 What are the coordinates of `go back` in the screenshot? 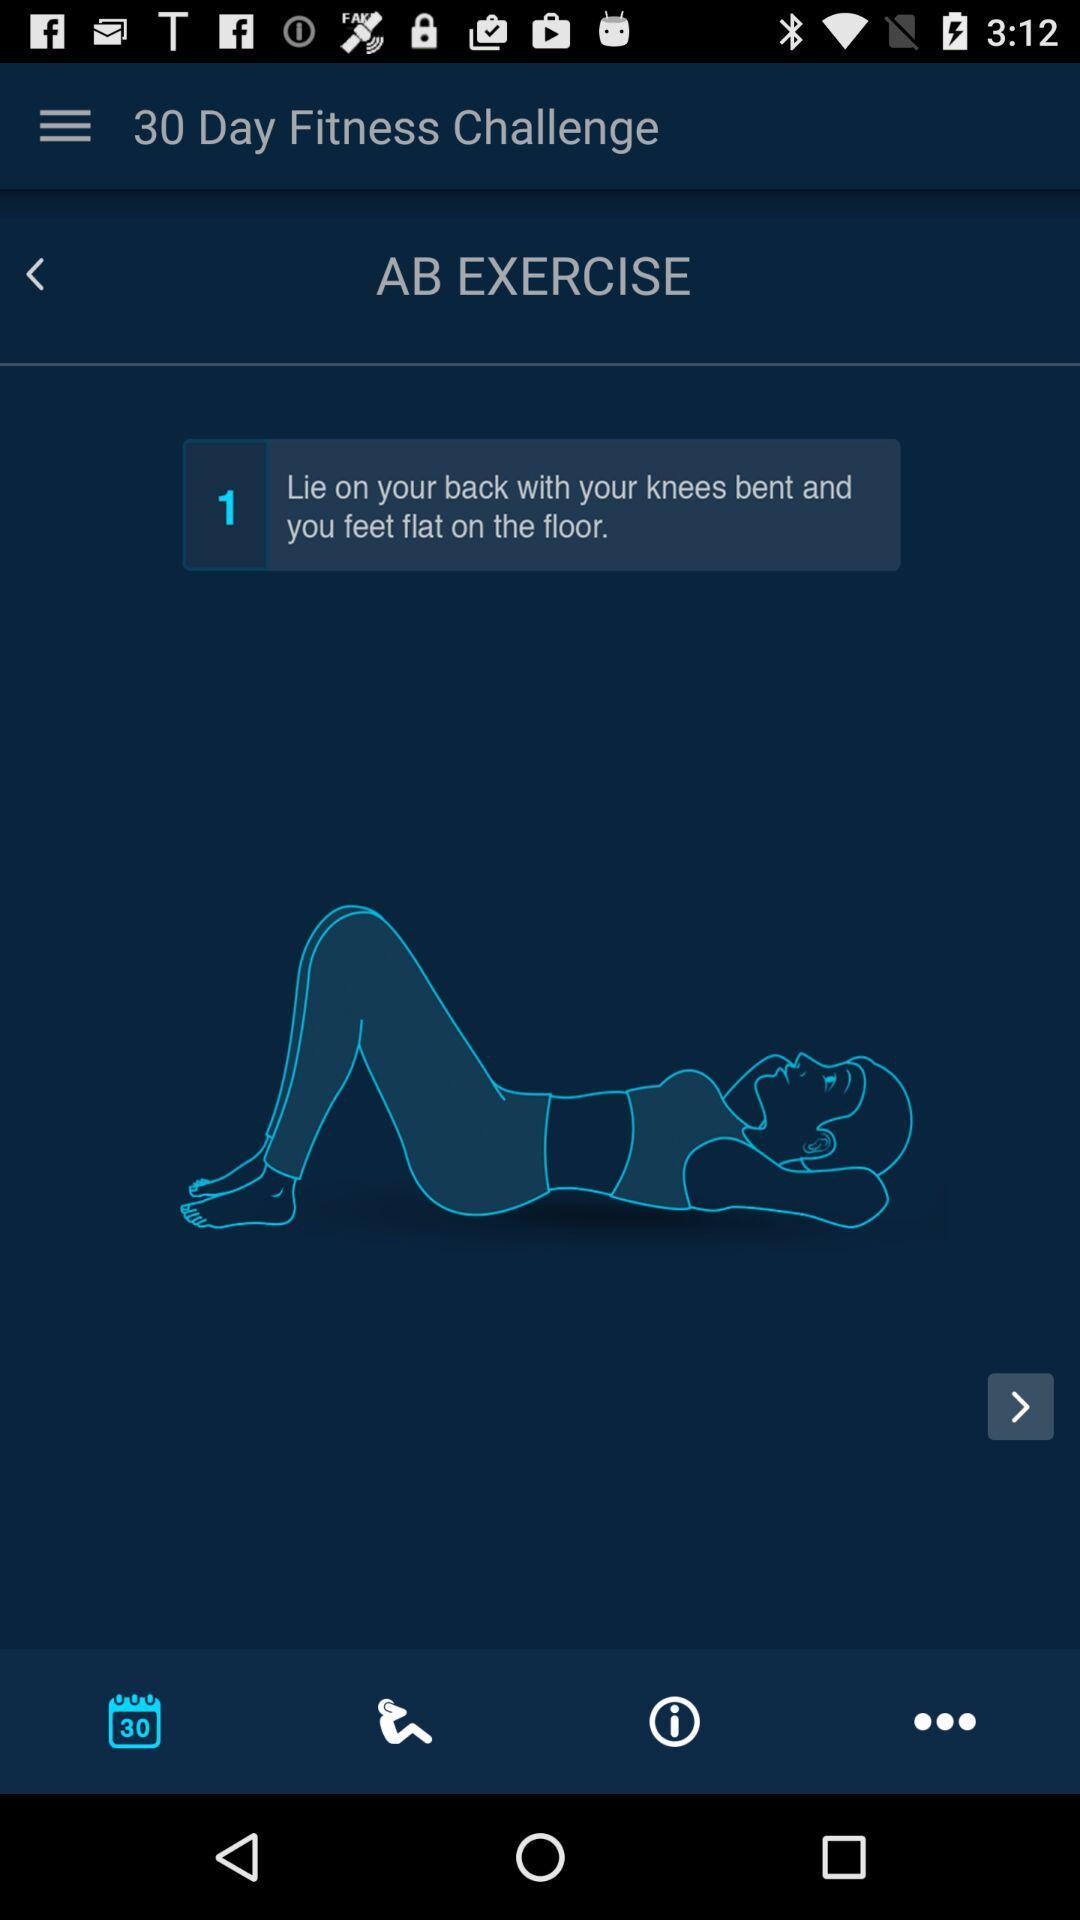 It's located at (58, 273).